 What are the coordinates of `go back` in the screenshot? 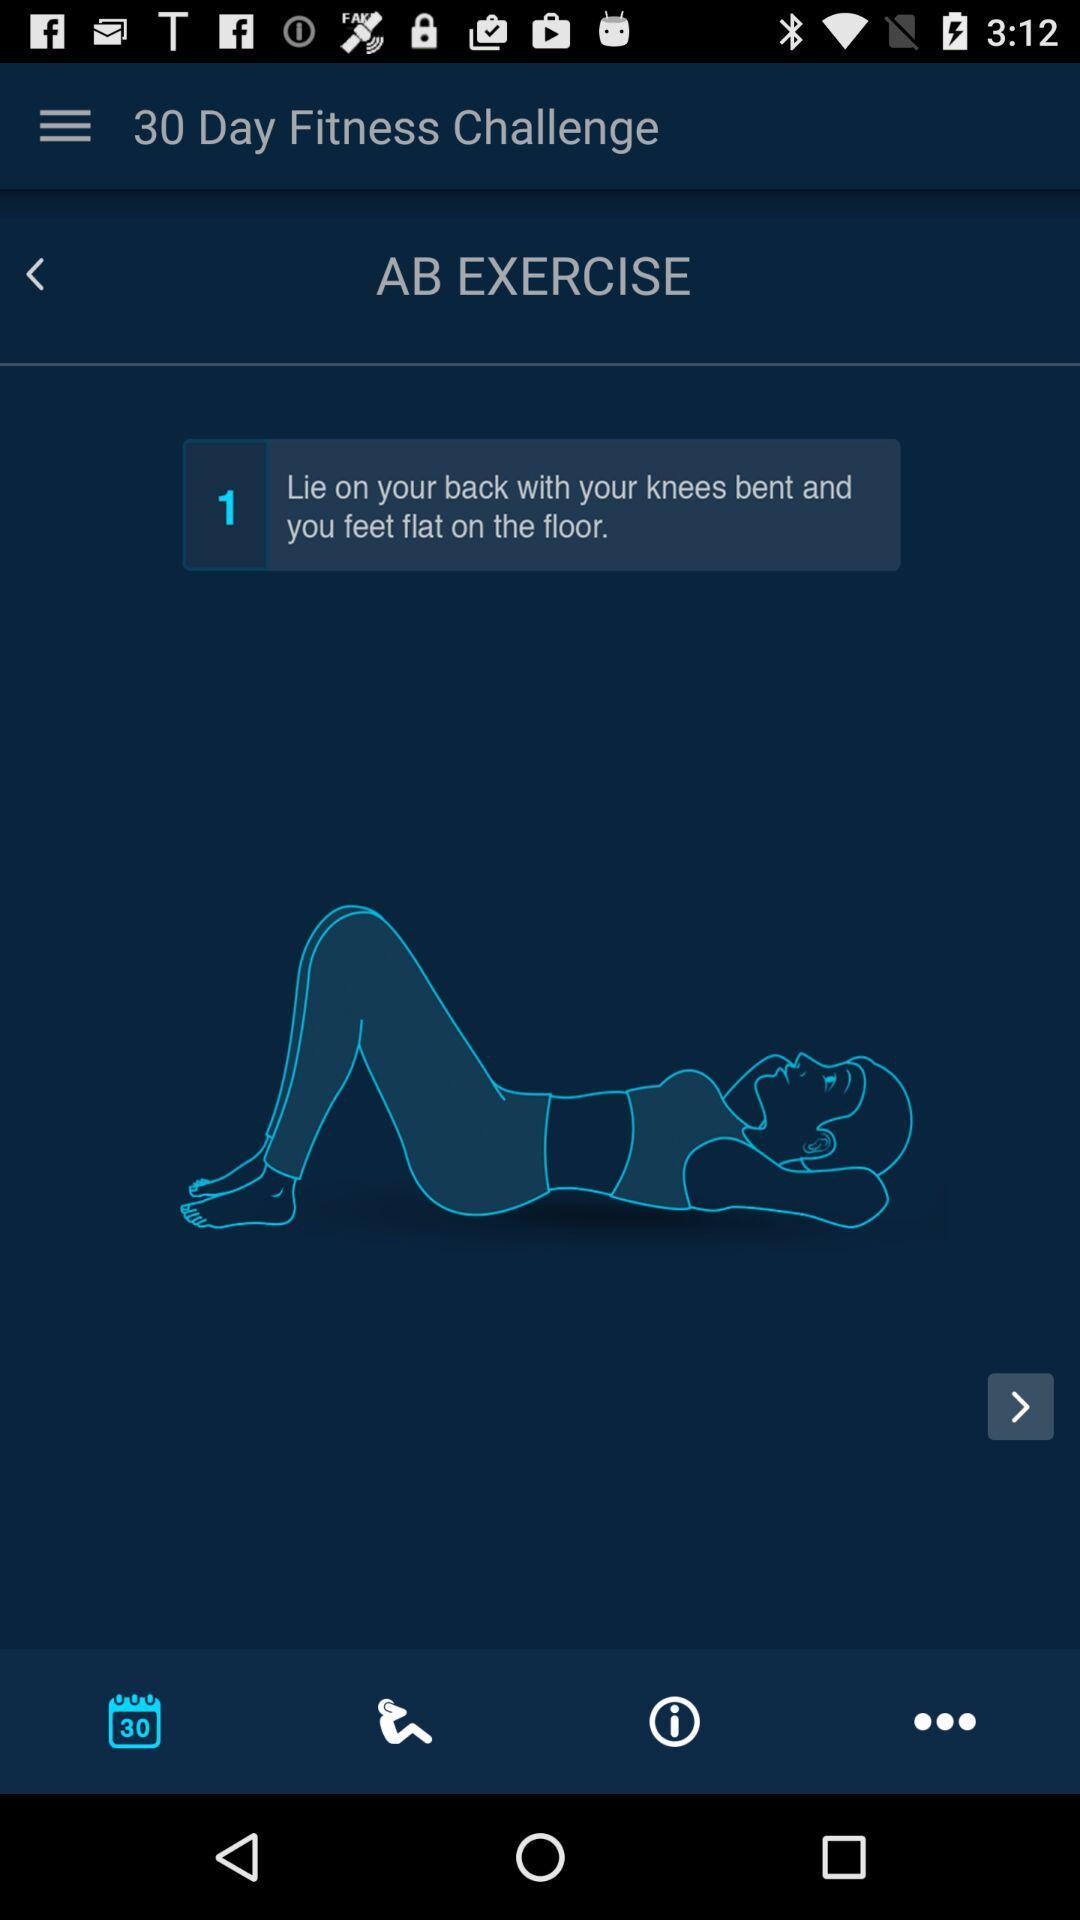 It's located at (58, 273).